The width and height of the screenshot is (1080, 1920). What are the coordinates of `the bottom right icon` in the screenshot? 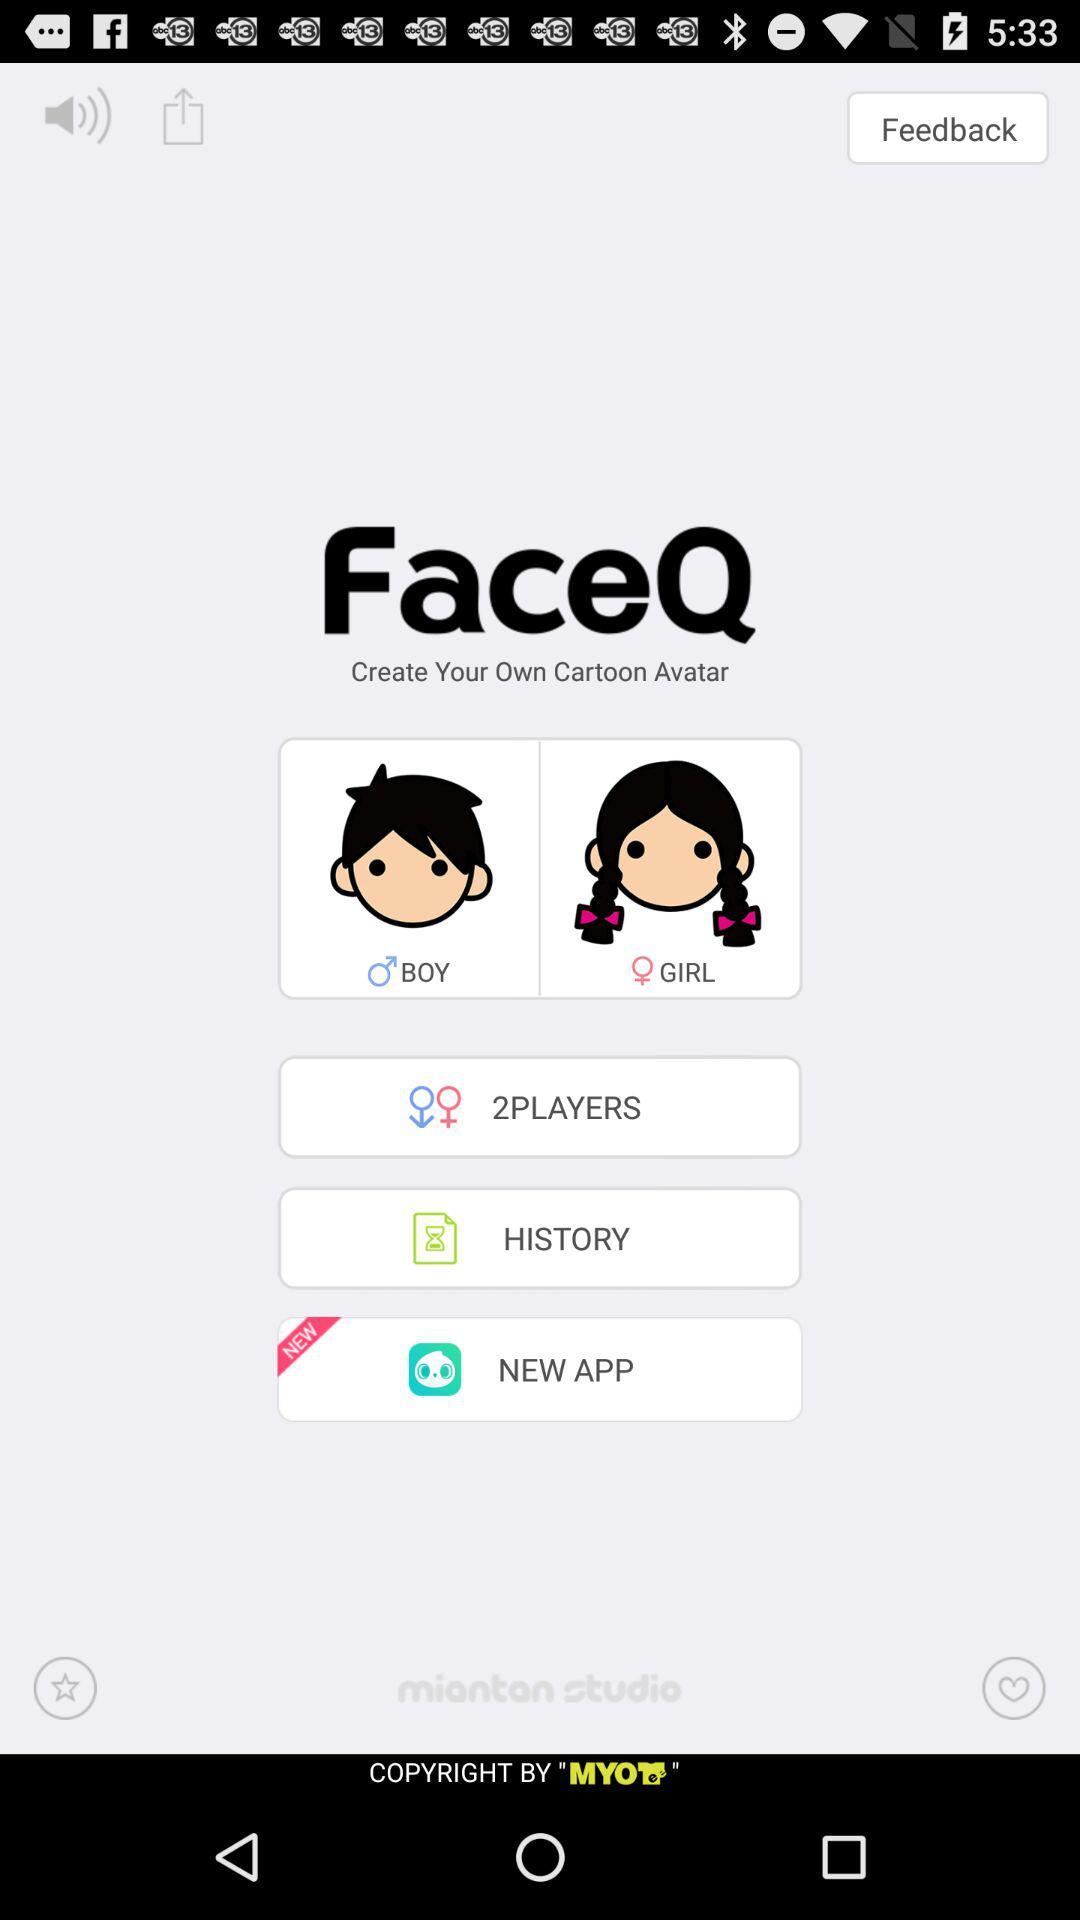 It's located at (1014, 1687).